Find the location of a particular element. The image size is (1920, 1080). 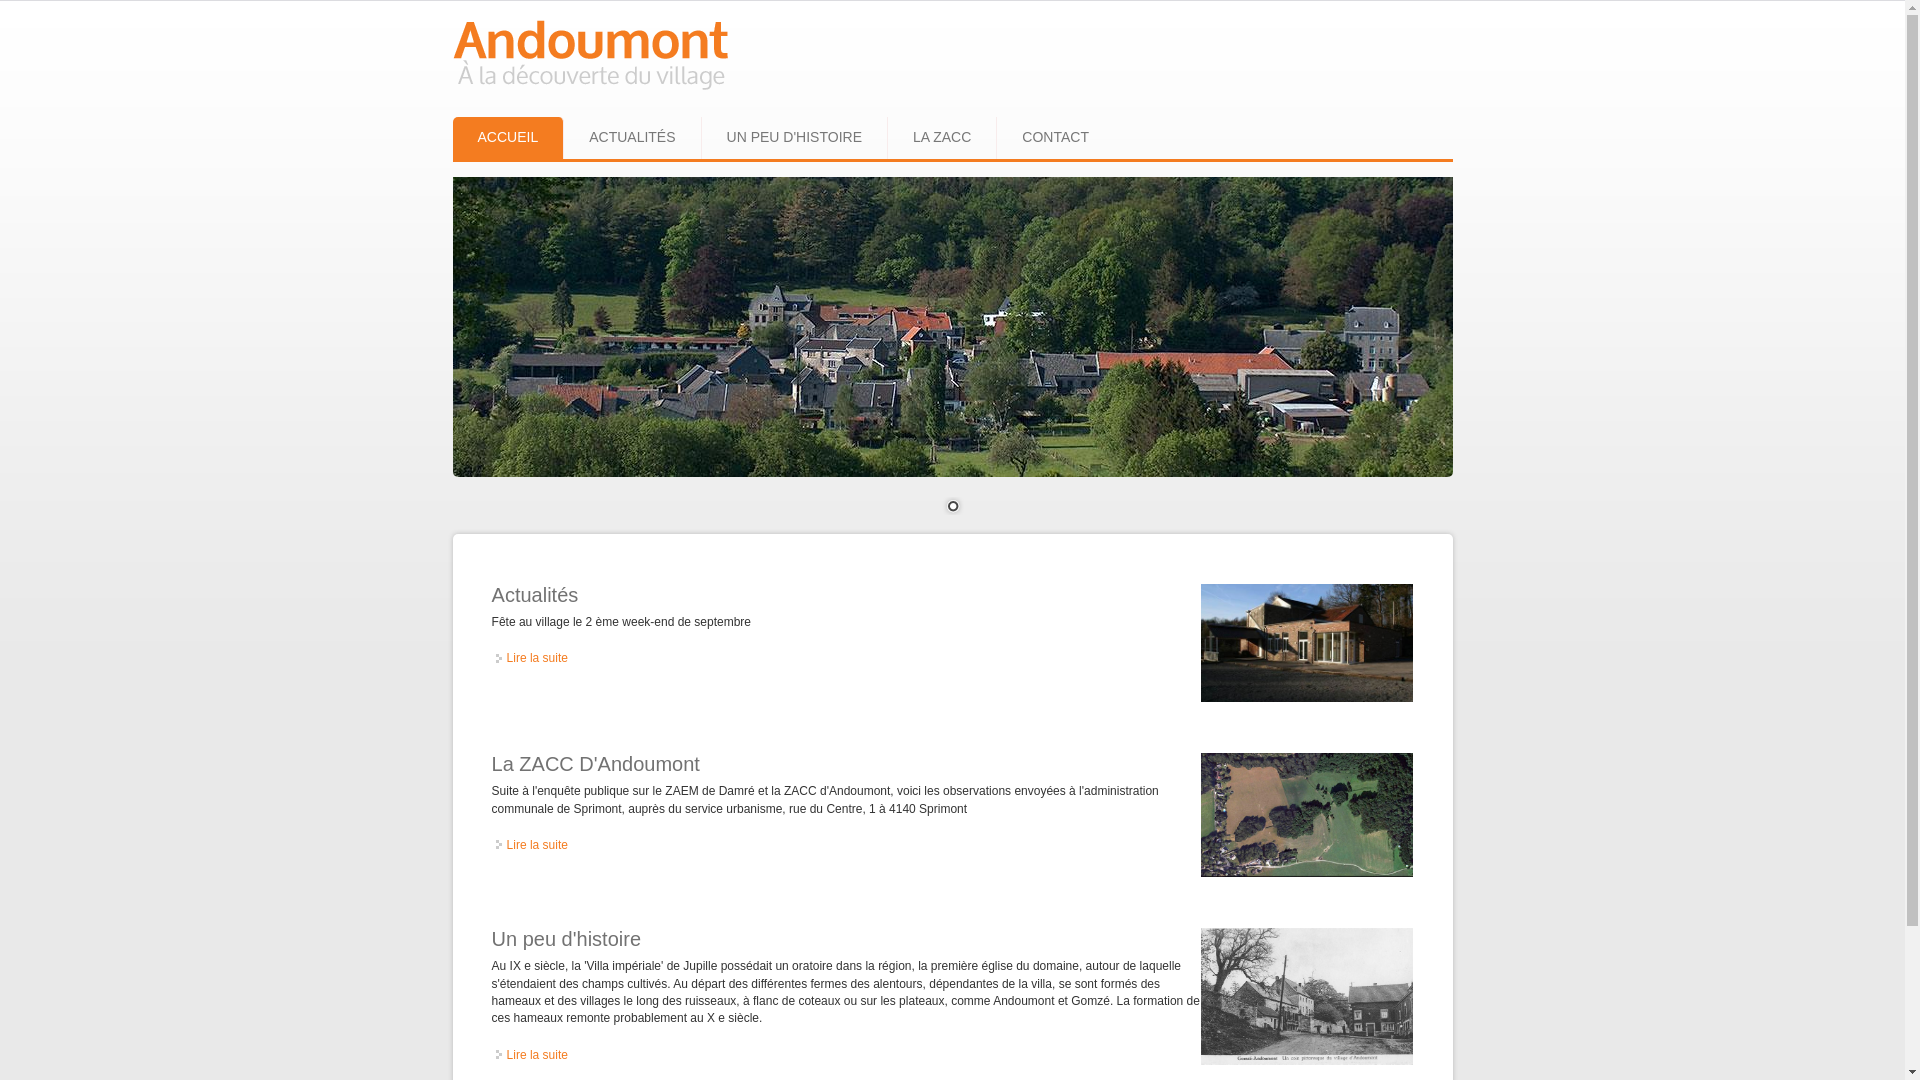

'La ZACC D'Andoumont' is located at coordinates (594, 763).